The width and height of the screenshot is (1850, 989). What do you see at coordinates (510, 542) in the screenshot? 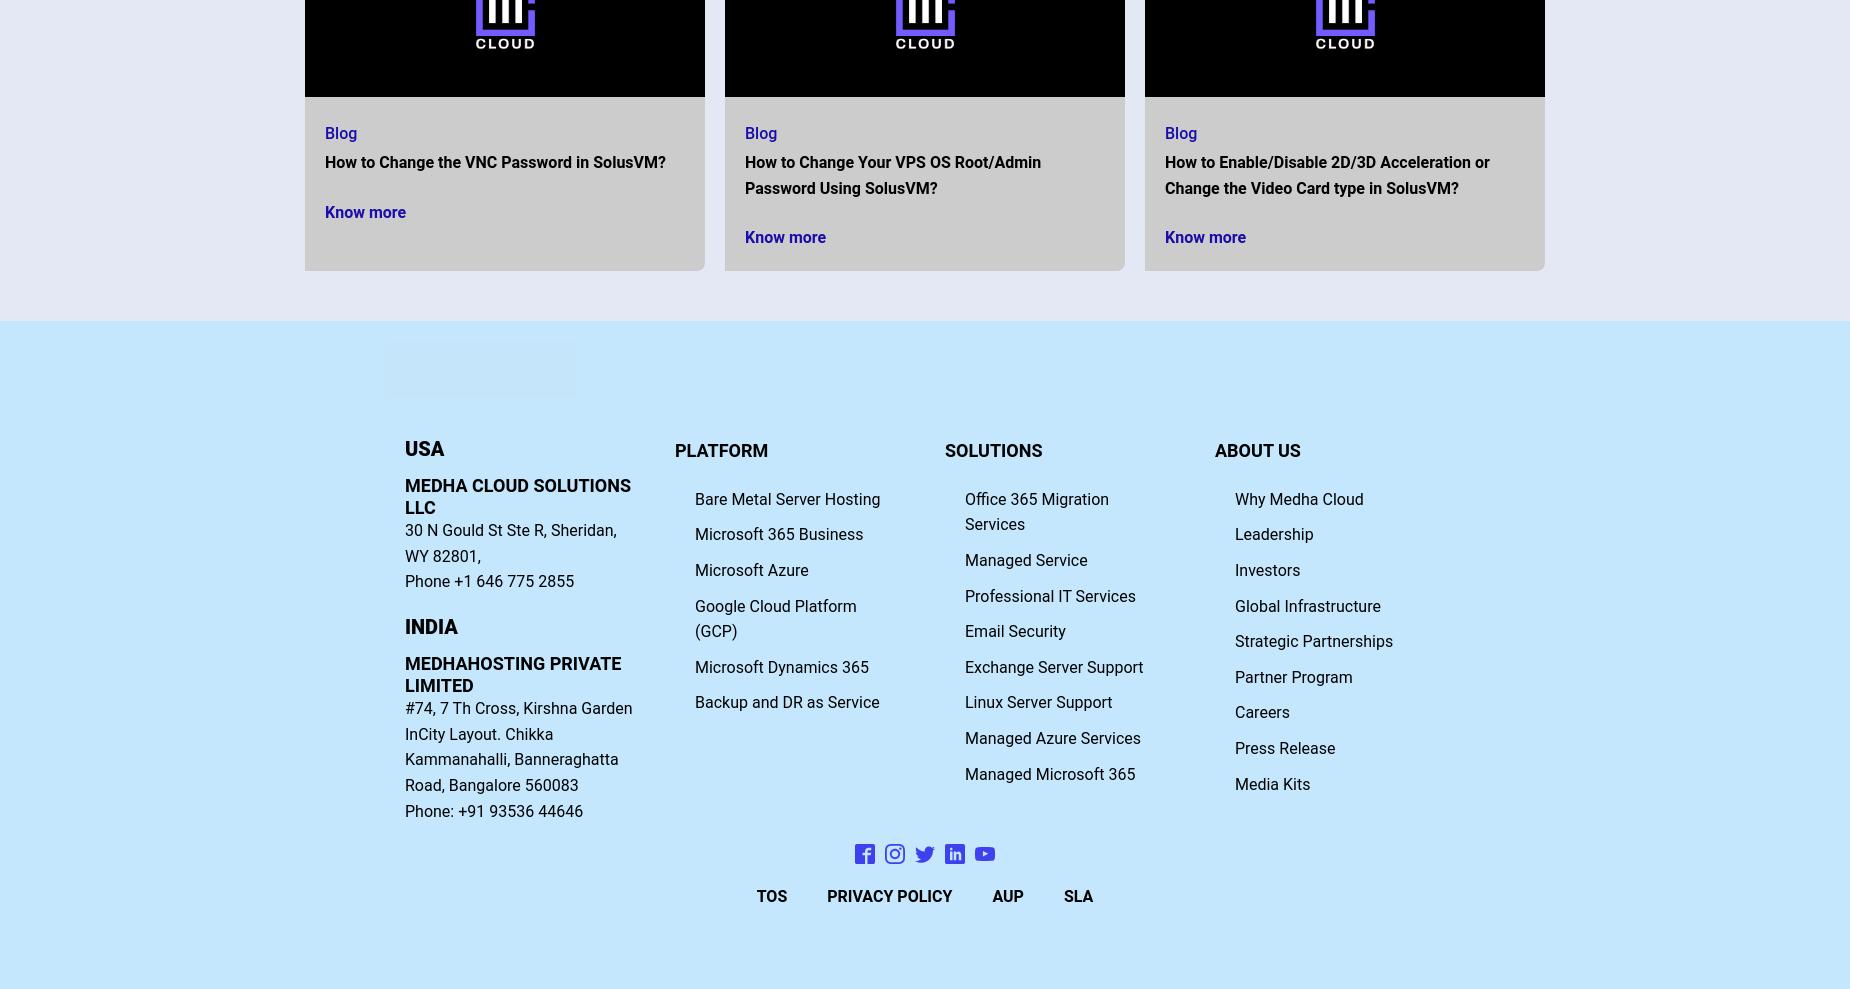
I see `'30 N Gould St Ste R, Sheridan, WY 82801,'` at bounding box center [510, 542].